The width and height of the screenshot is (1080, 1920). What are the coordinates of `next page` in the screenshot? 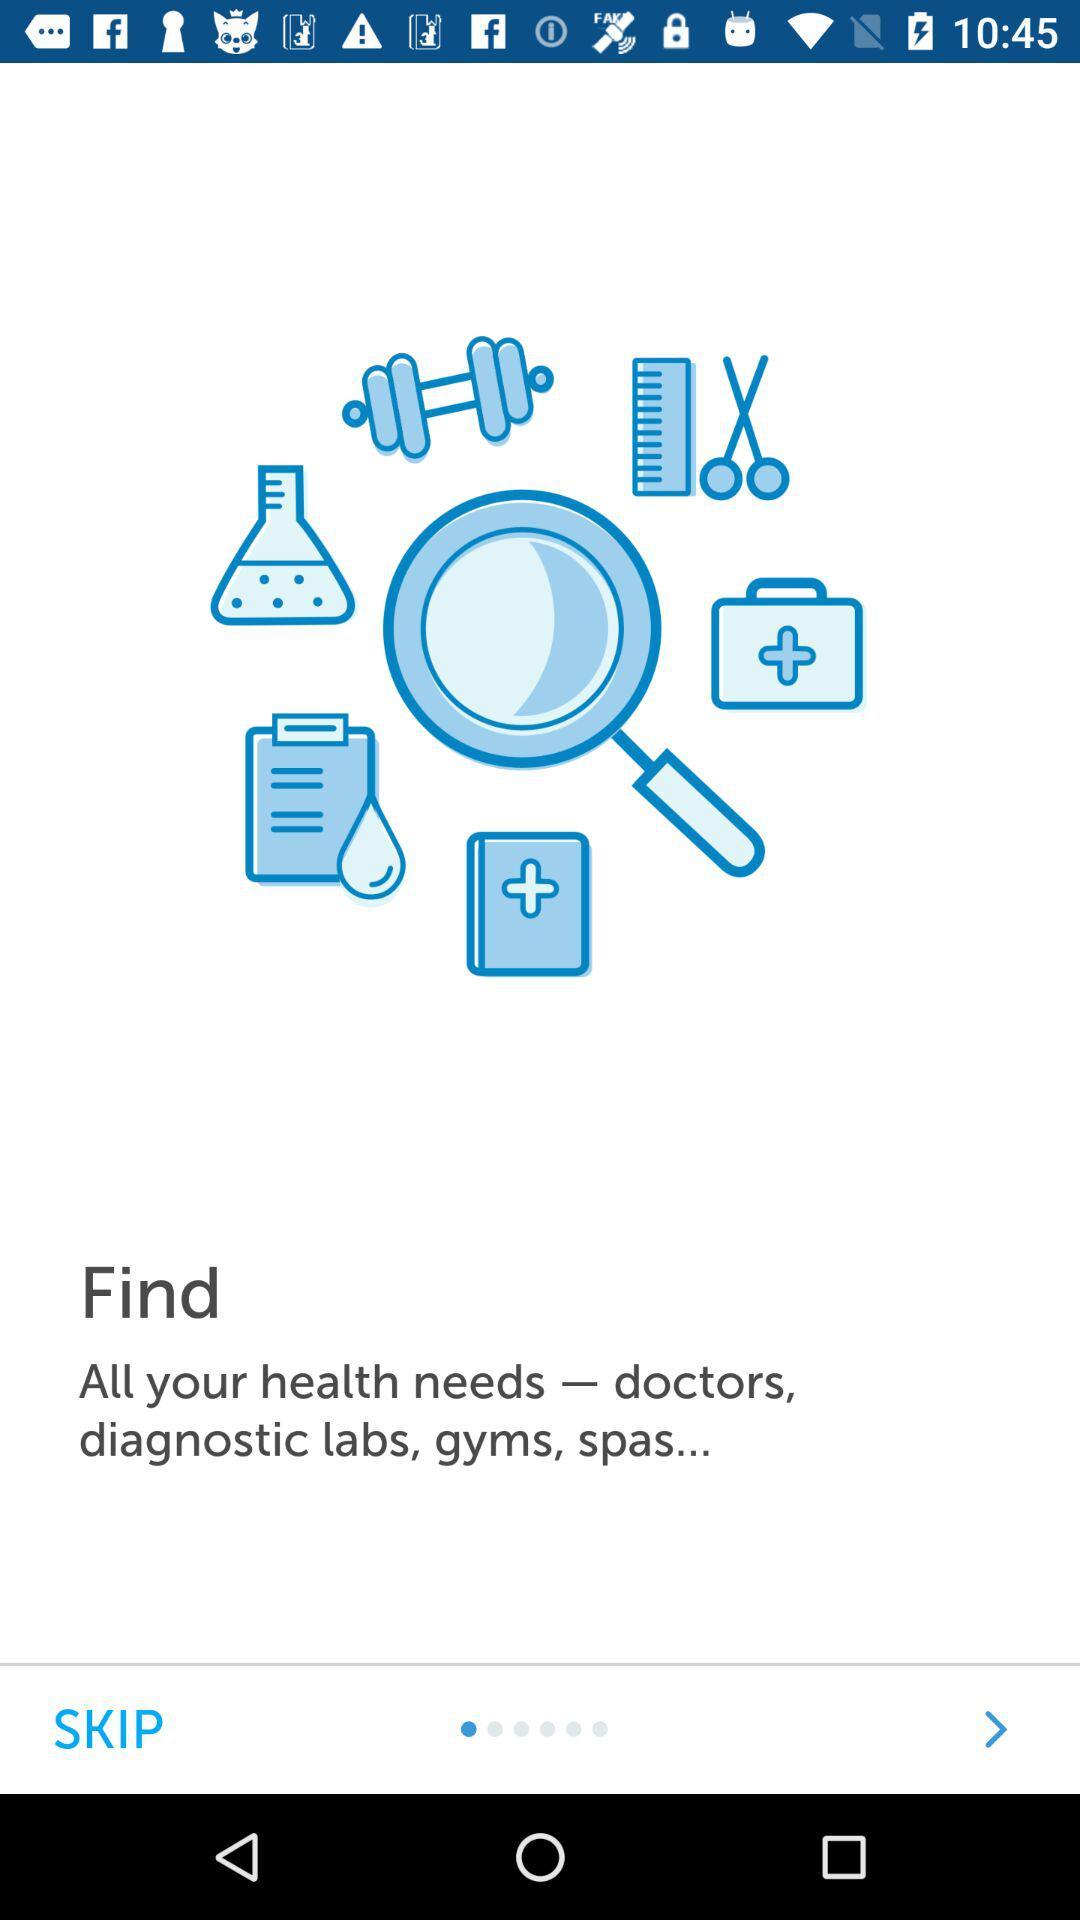 It's located at (995, 1728).